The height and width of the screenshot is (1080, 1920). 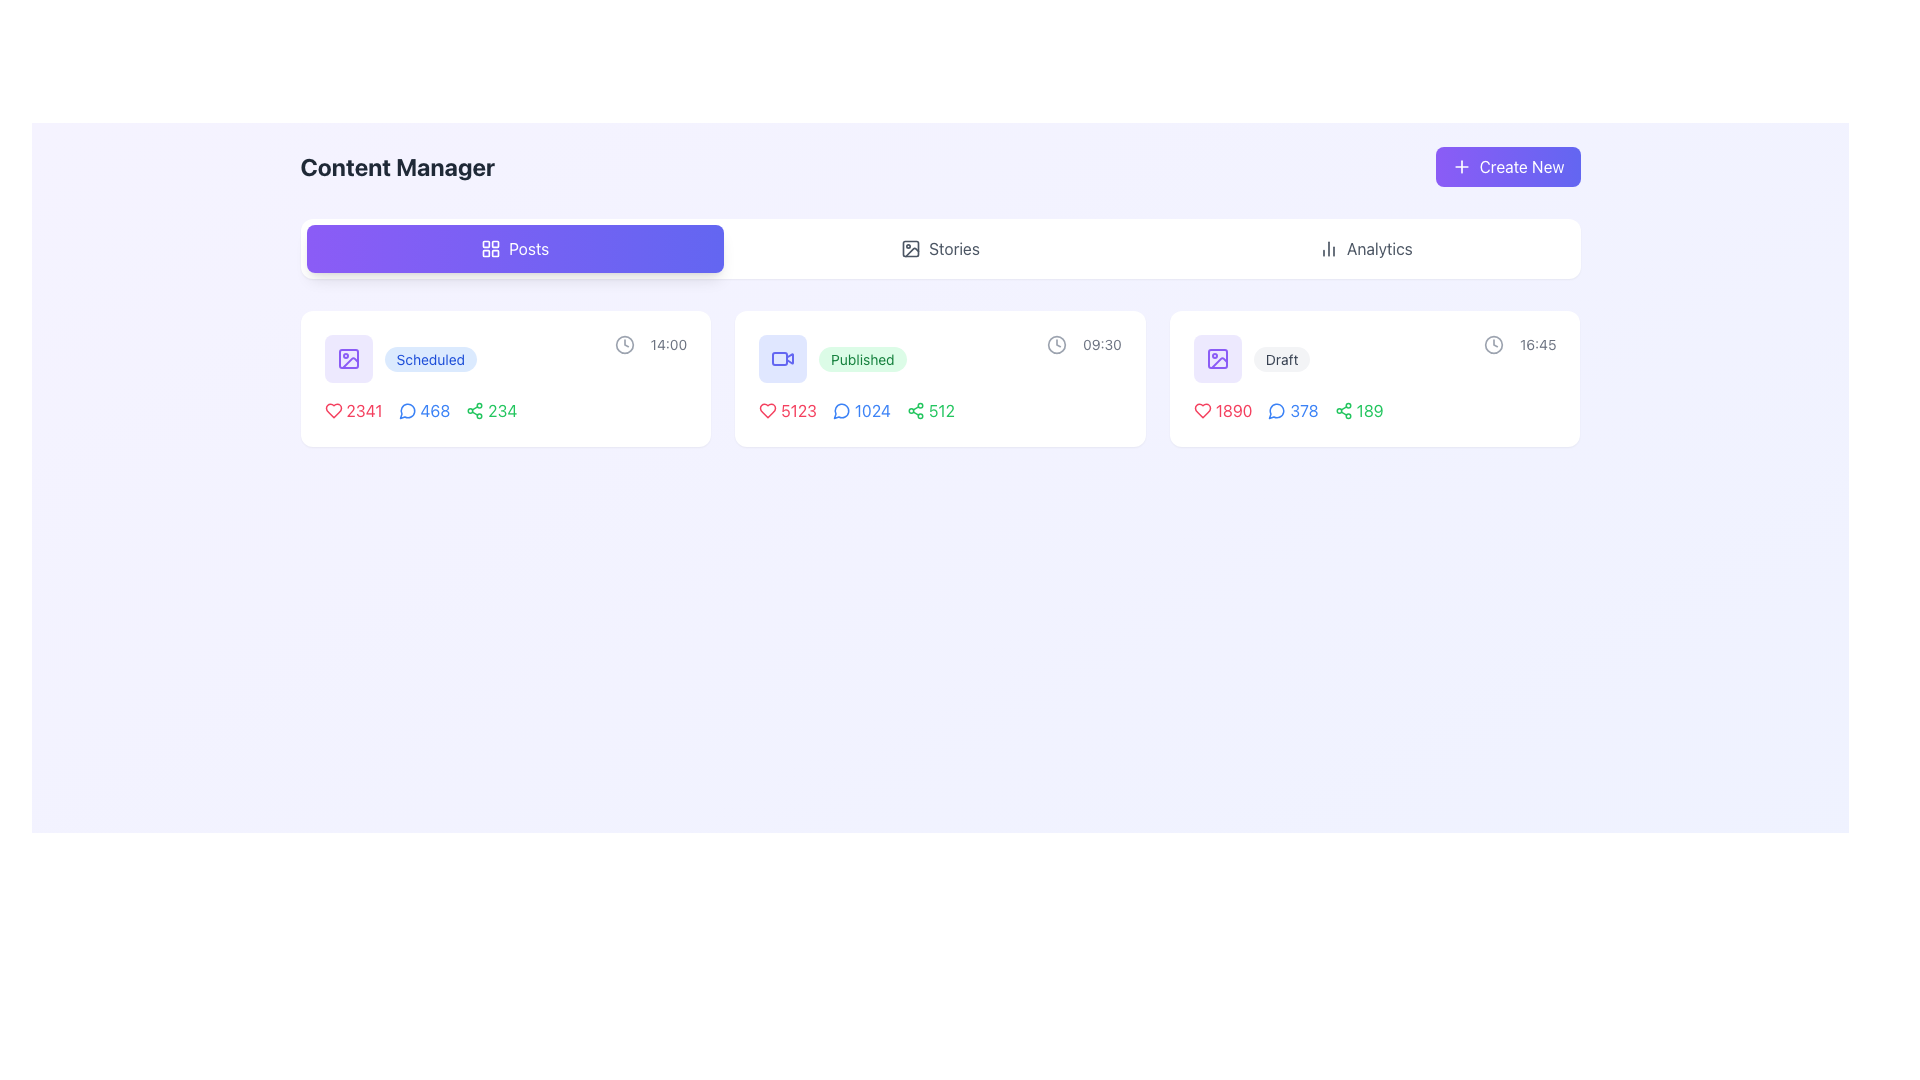 What do you see at coordinates (789, 357) in the screenshot?
I see `the graphical icon located at the top-left of the 'Published' card, which visually represents video content` at bounding box center [789, 357].